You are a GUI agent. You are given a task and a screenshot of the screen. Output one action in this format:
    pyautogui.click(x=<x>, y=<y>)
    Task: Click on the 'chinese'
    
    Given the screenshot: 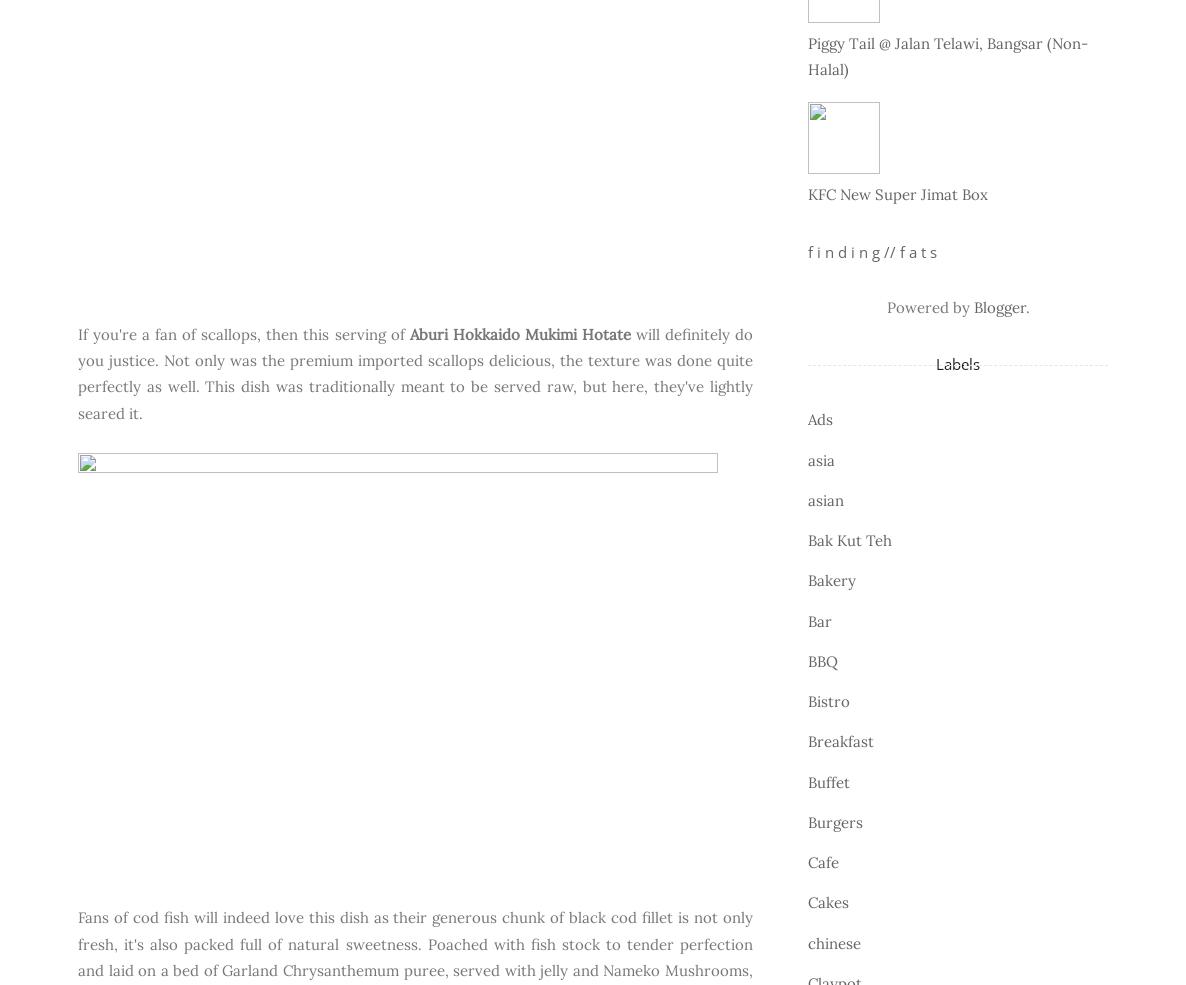 What is the action you would take?
    pyautogui.click(x=808, y=942)
    